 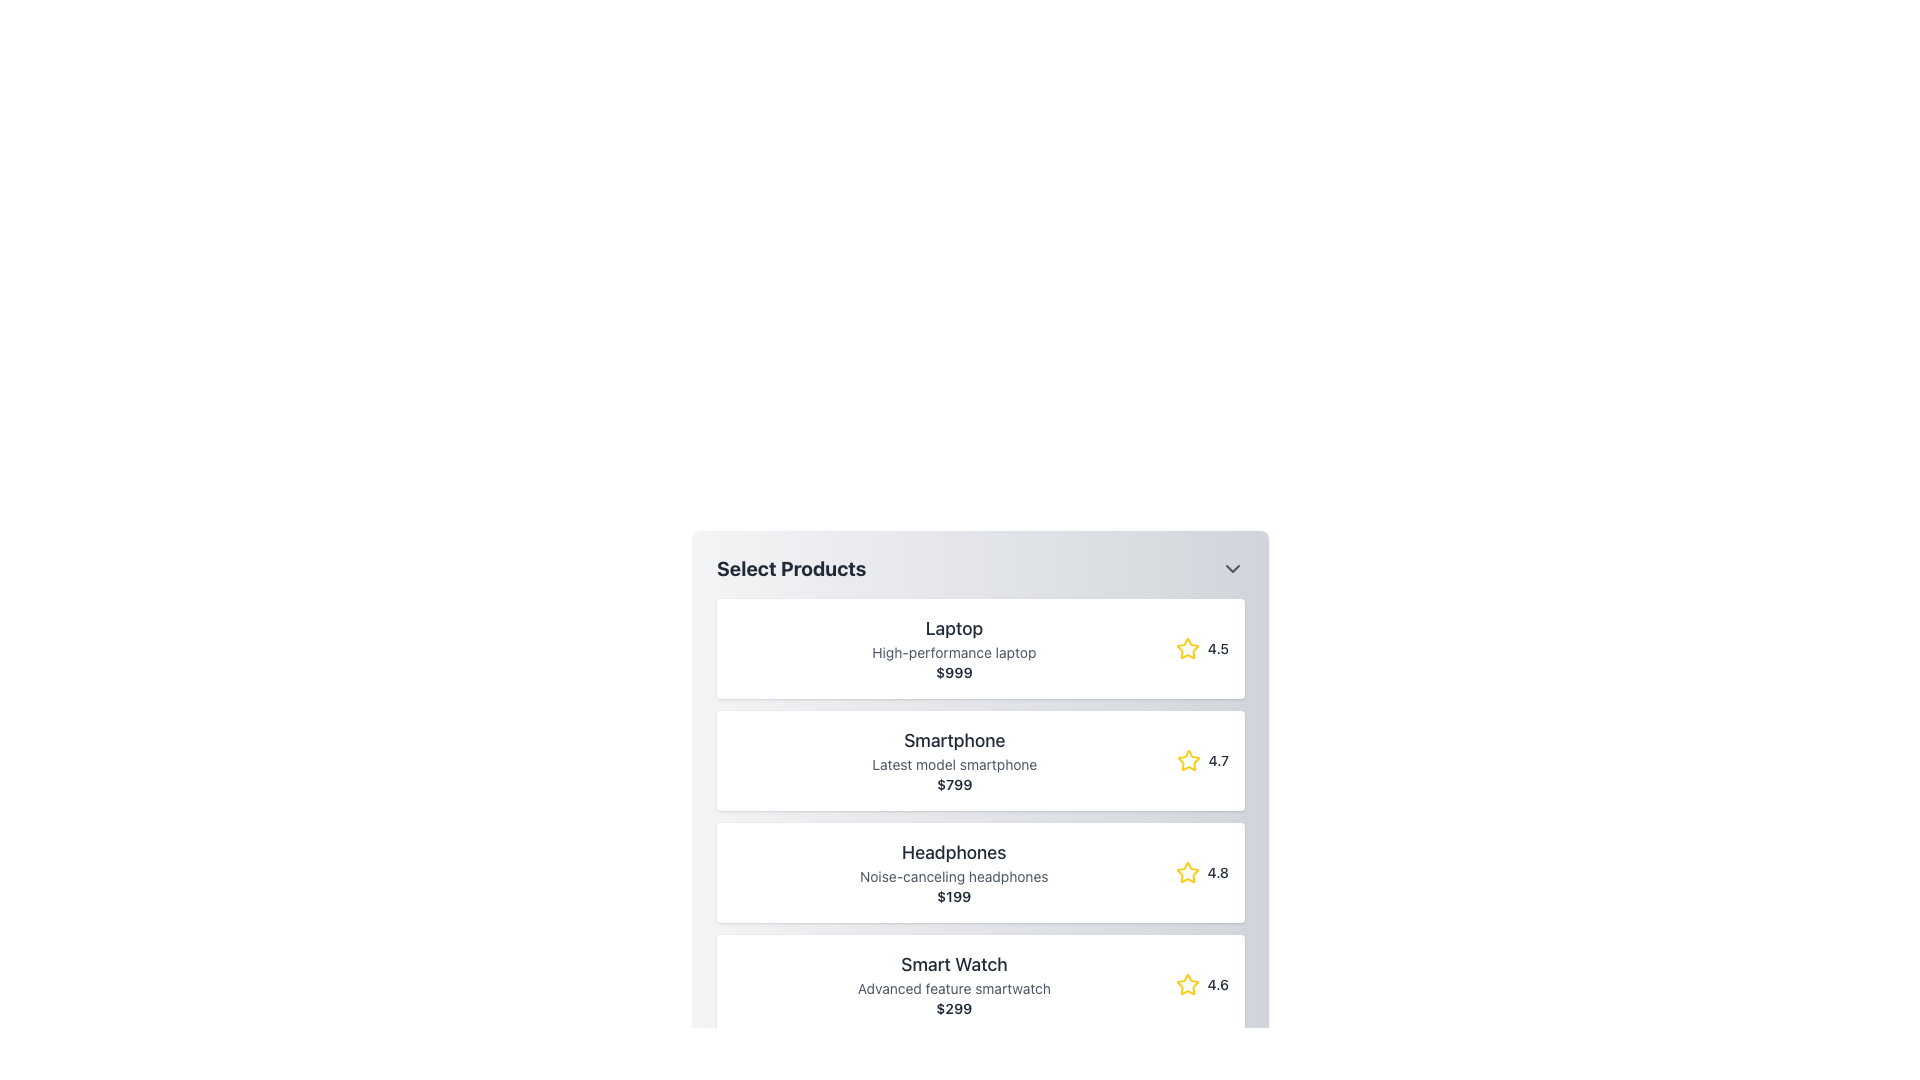 What do you see at coordinates (980, 817) in the screenshot?
I see `the second item in the 'Select Products' list` at bounding box center [980, 817].